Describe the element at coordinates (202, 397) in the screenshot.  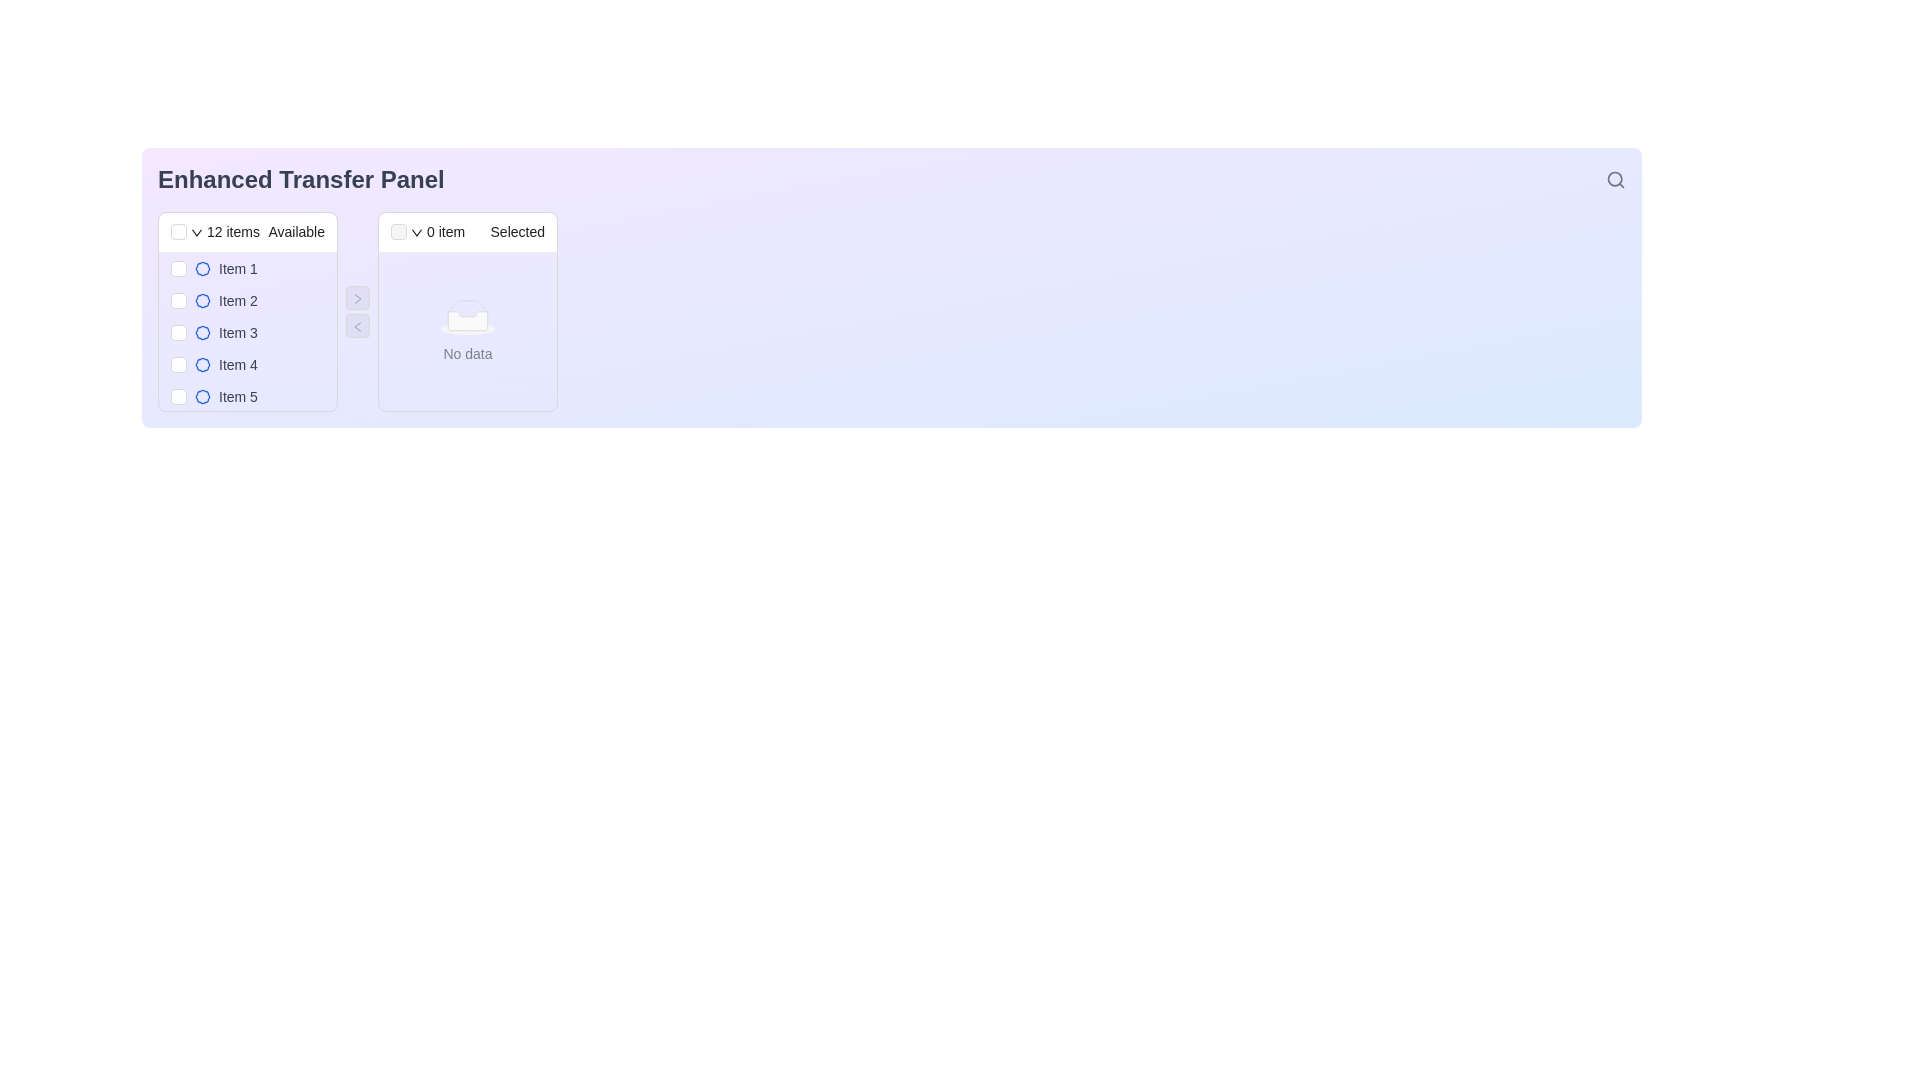
I see `the circular icon with a blue border and blue graphics located beside the label 'Item 5' in the 'Available' panel of the 'Enhanced Transfer Panel'` at that location.